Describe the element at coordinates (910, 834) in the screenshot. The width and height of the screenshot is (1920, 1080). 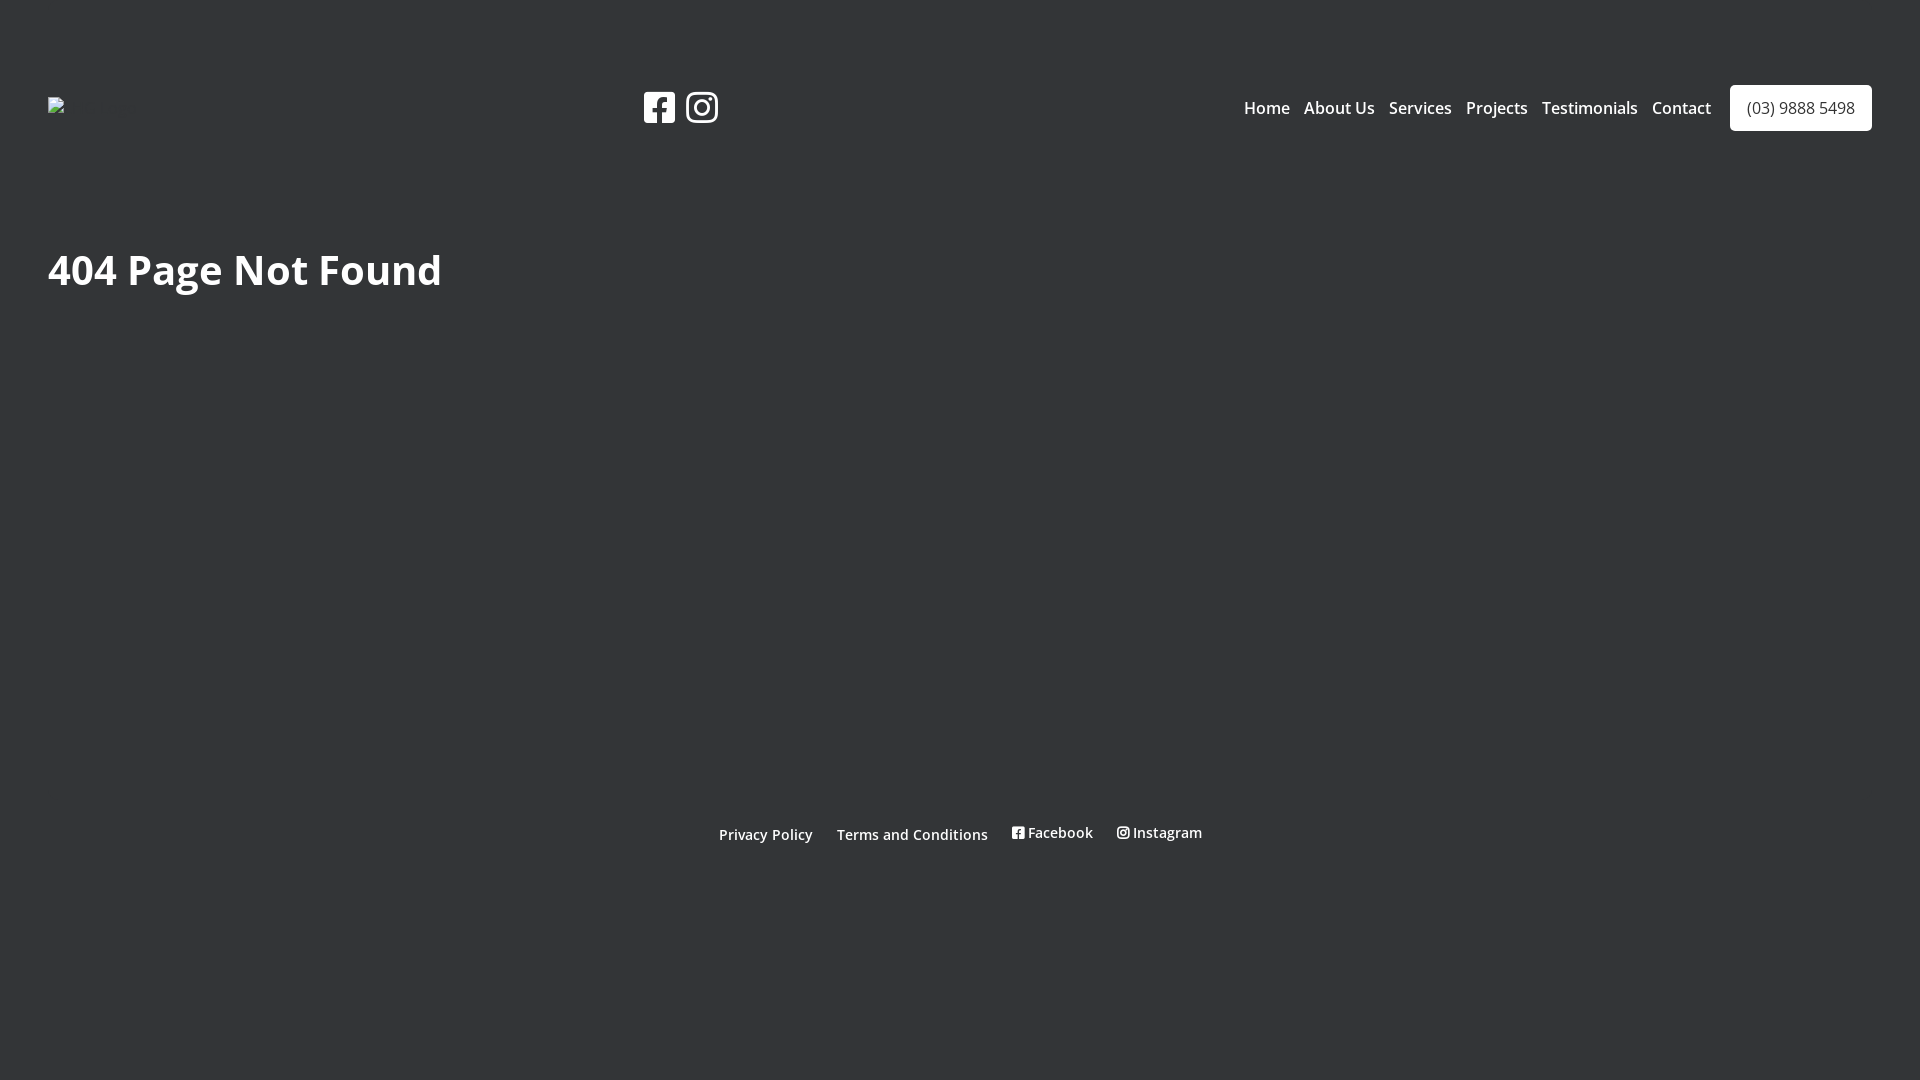
I see `'Terms and Conditions'` at that location.